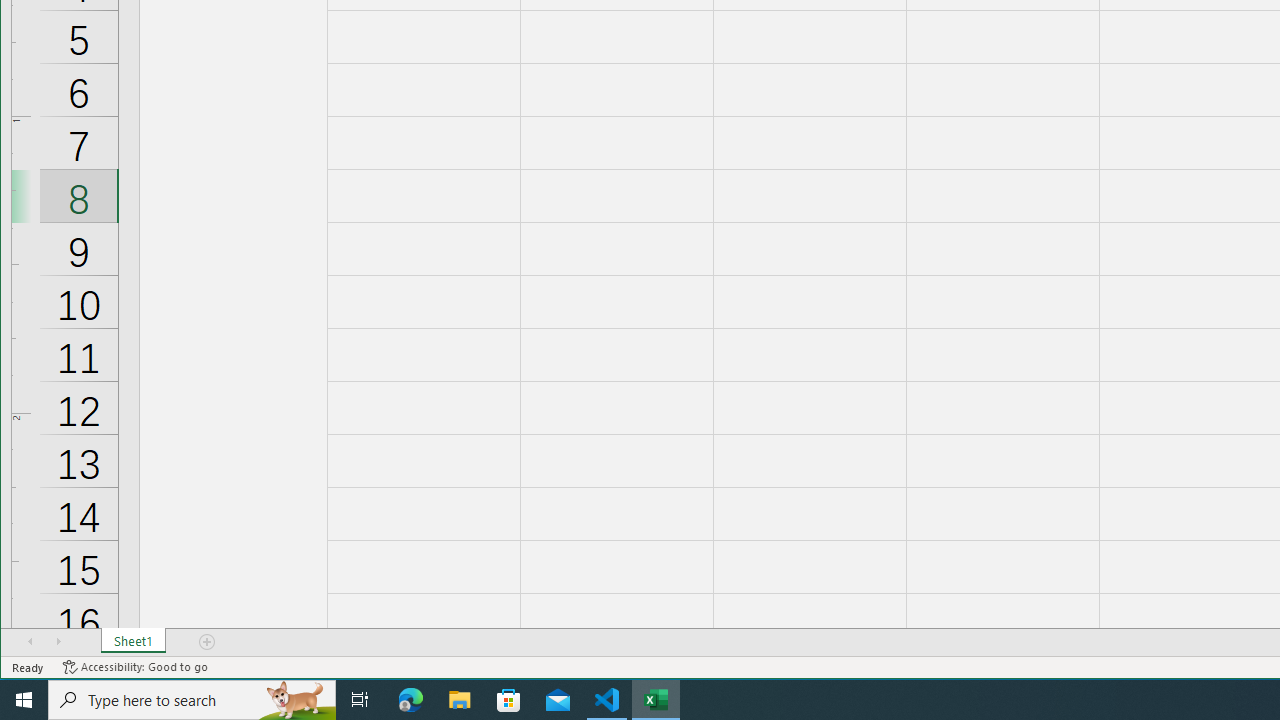 Image resolution: width=1280 pixels, height=720 pixels. What do you see at coordinates (509, 698) in the screenshot?
I see `'Microsoft Store'` at bounding box center [509, 698].